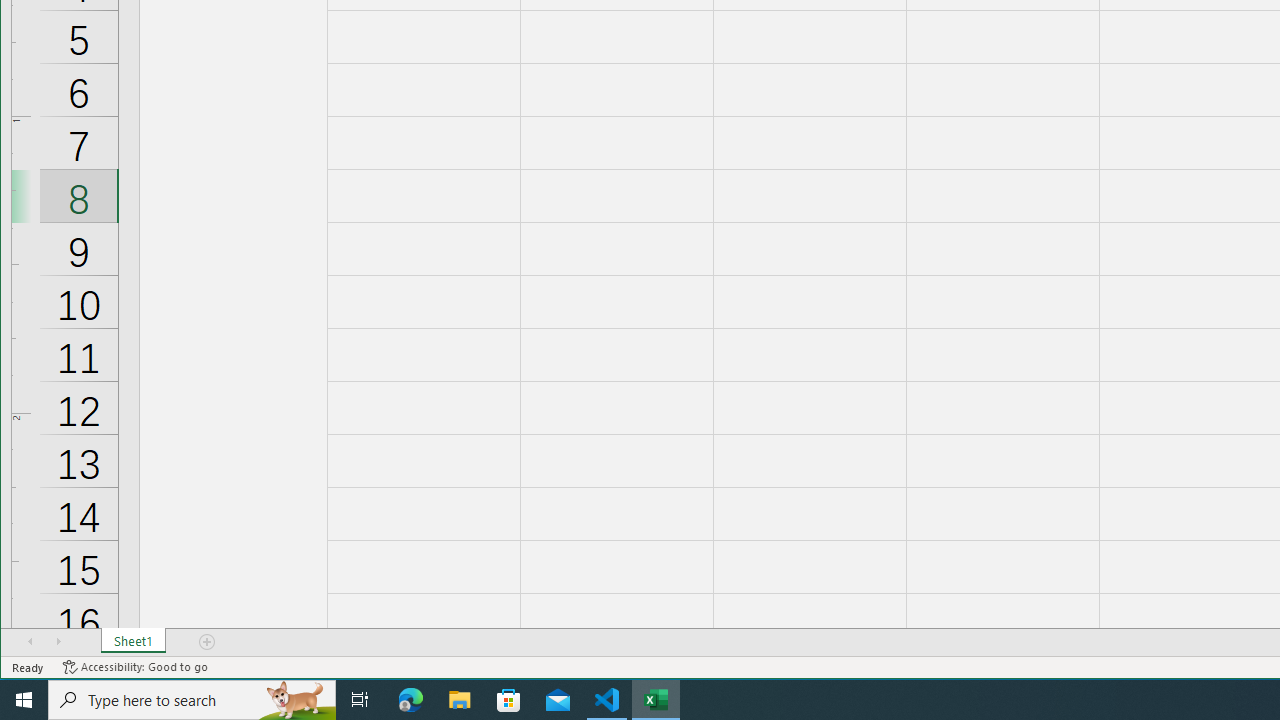 Image resolution: width=1280 pixels, height=720 pixels. What do you see at coordinates (509, 698) in the screenshot?
I see `'Microsoft Store'` at bounding box center [509, 698].